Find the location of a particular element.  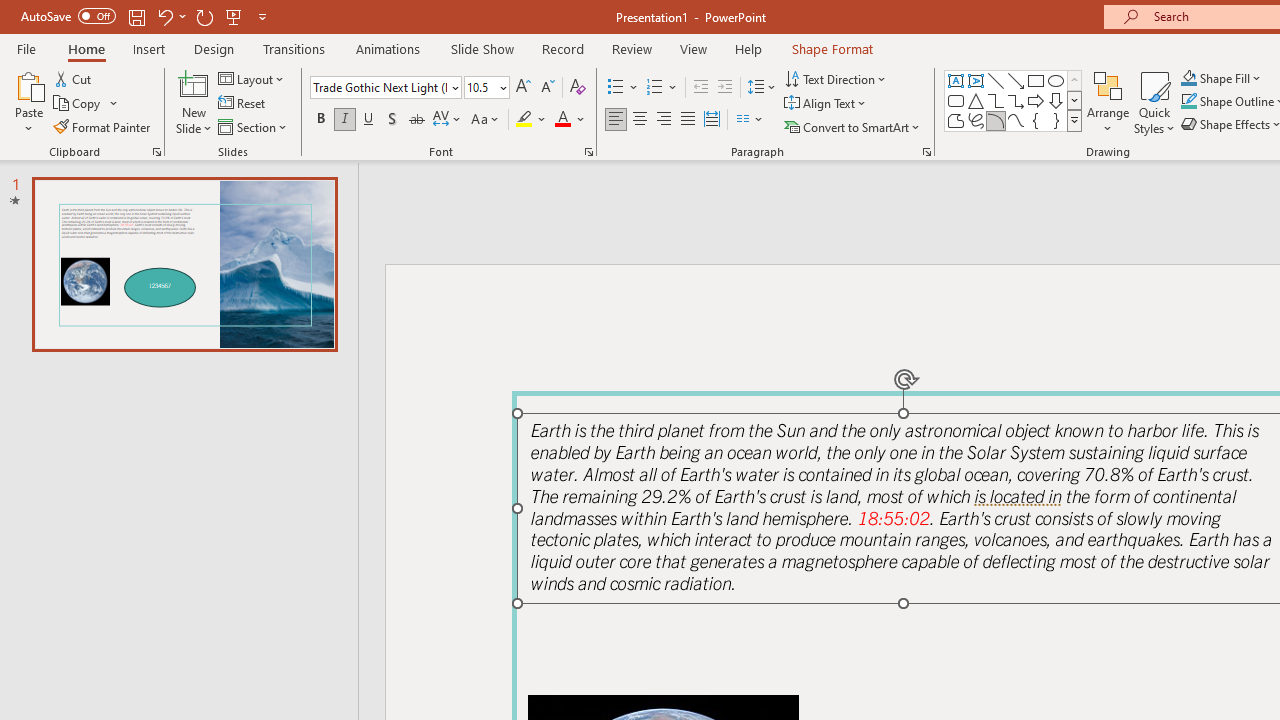

'Shape Fill Aqua, Accent 2' is located at coordinates (1189, 77).